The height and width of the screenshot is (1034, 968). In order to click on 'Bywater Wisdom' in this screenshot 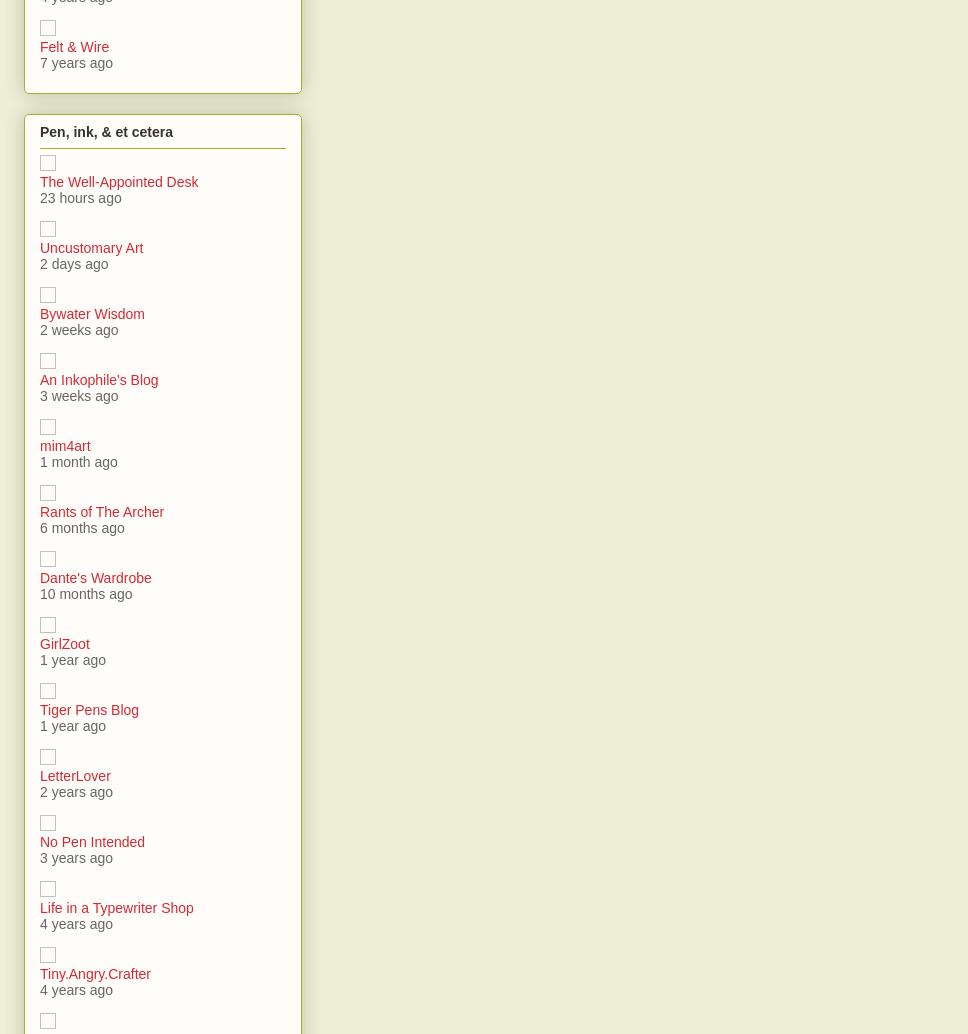, I will do `click(92, 311)`.